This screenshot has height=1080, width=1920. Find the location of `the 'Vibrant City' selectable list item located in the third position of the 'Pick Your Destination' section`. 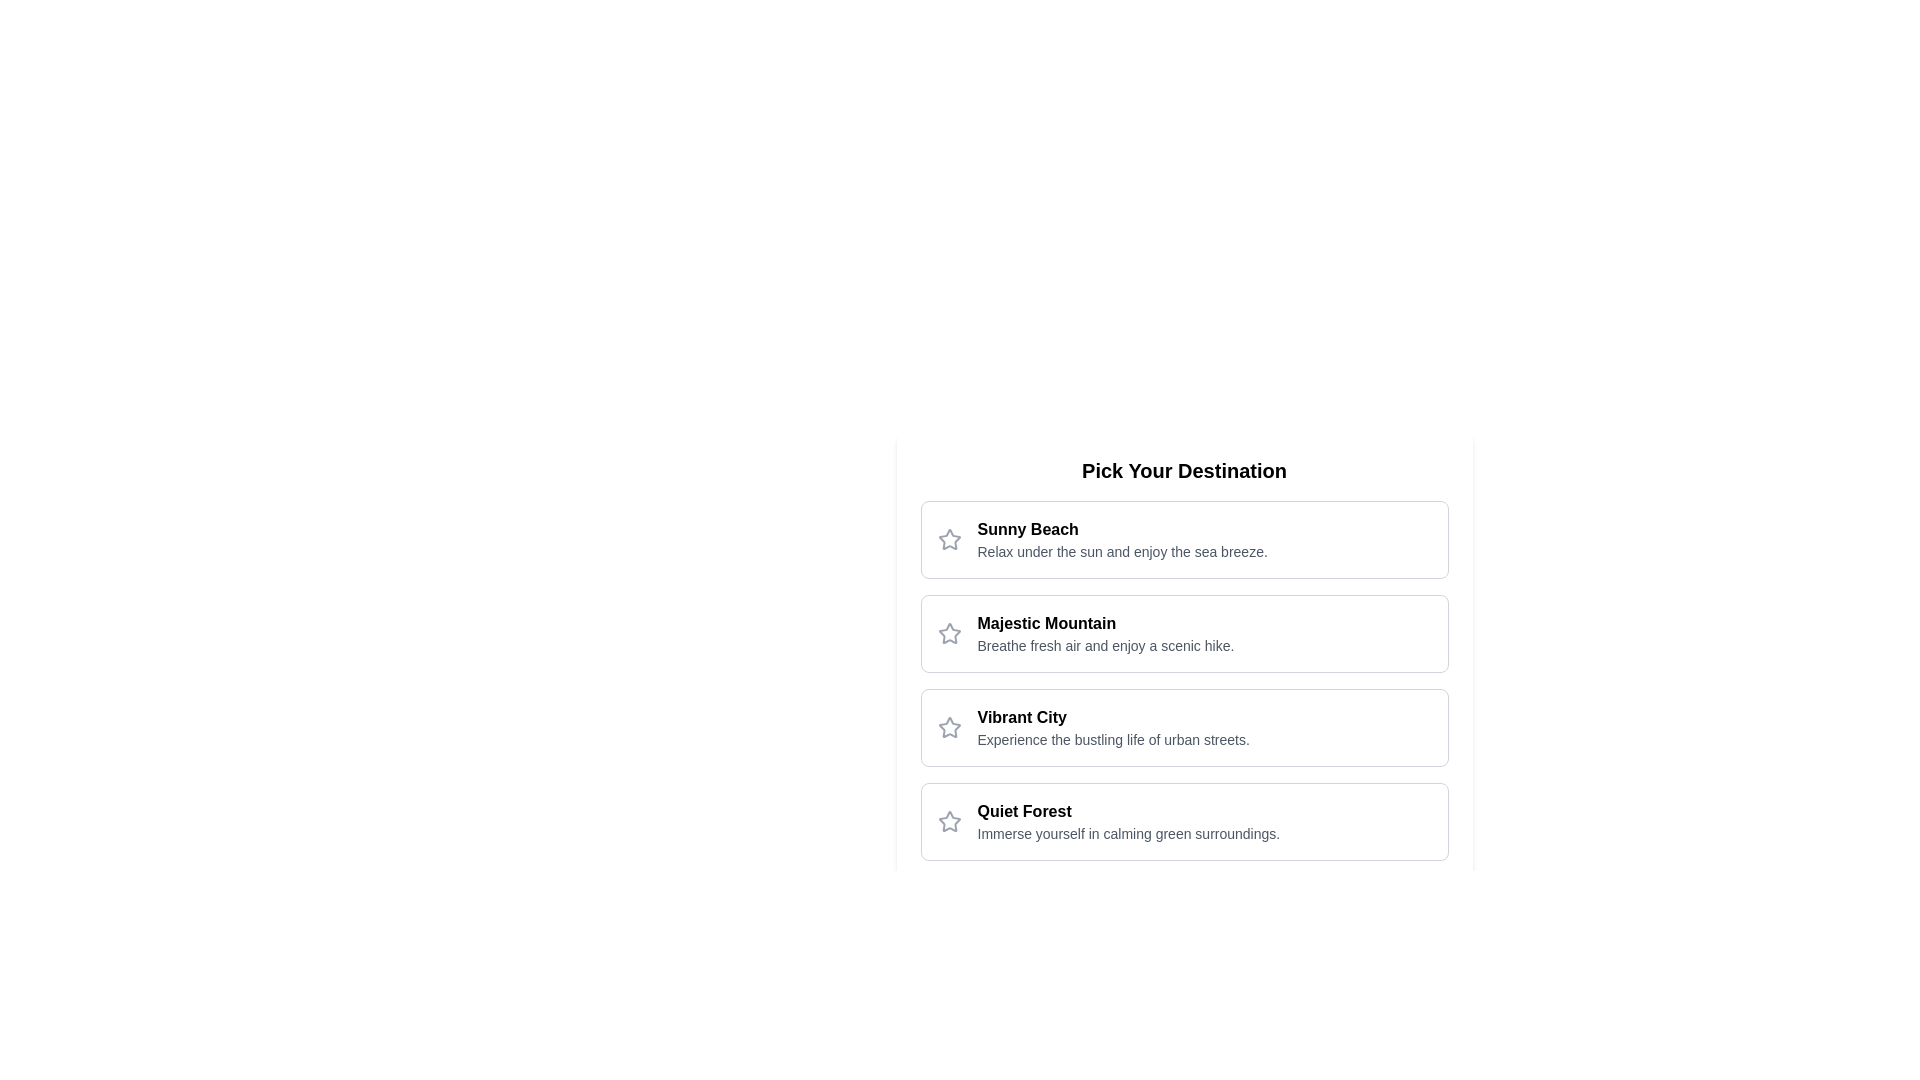

the 'Vibrant City' selectable list item located in the third position of the 'Pick Your Destination' section is located at coordinates (1184, 728).